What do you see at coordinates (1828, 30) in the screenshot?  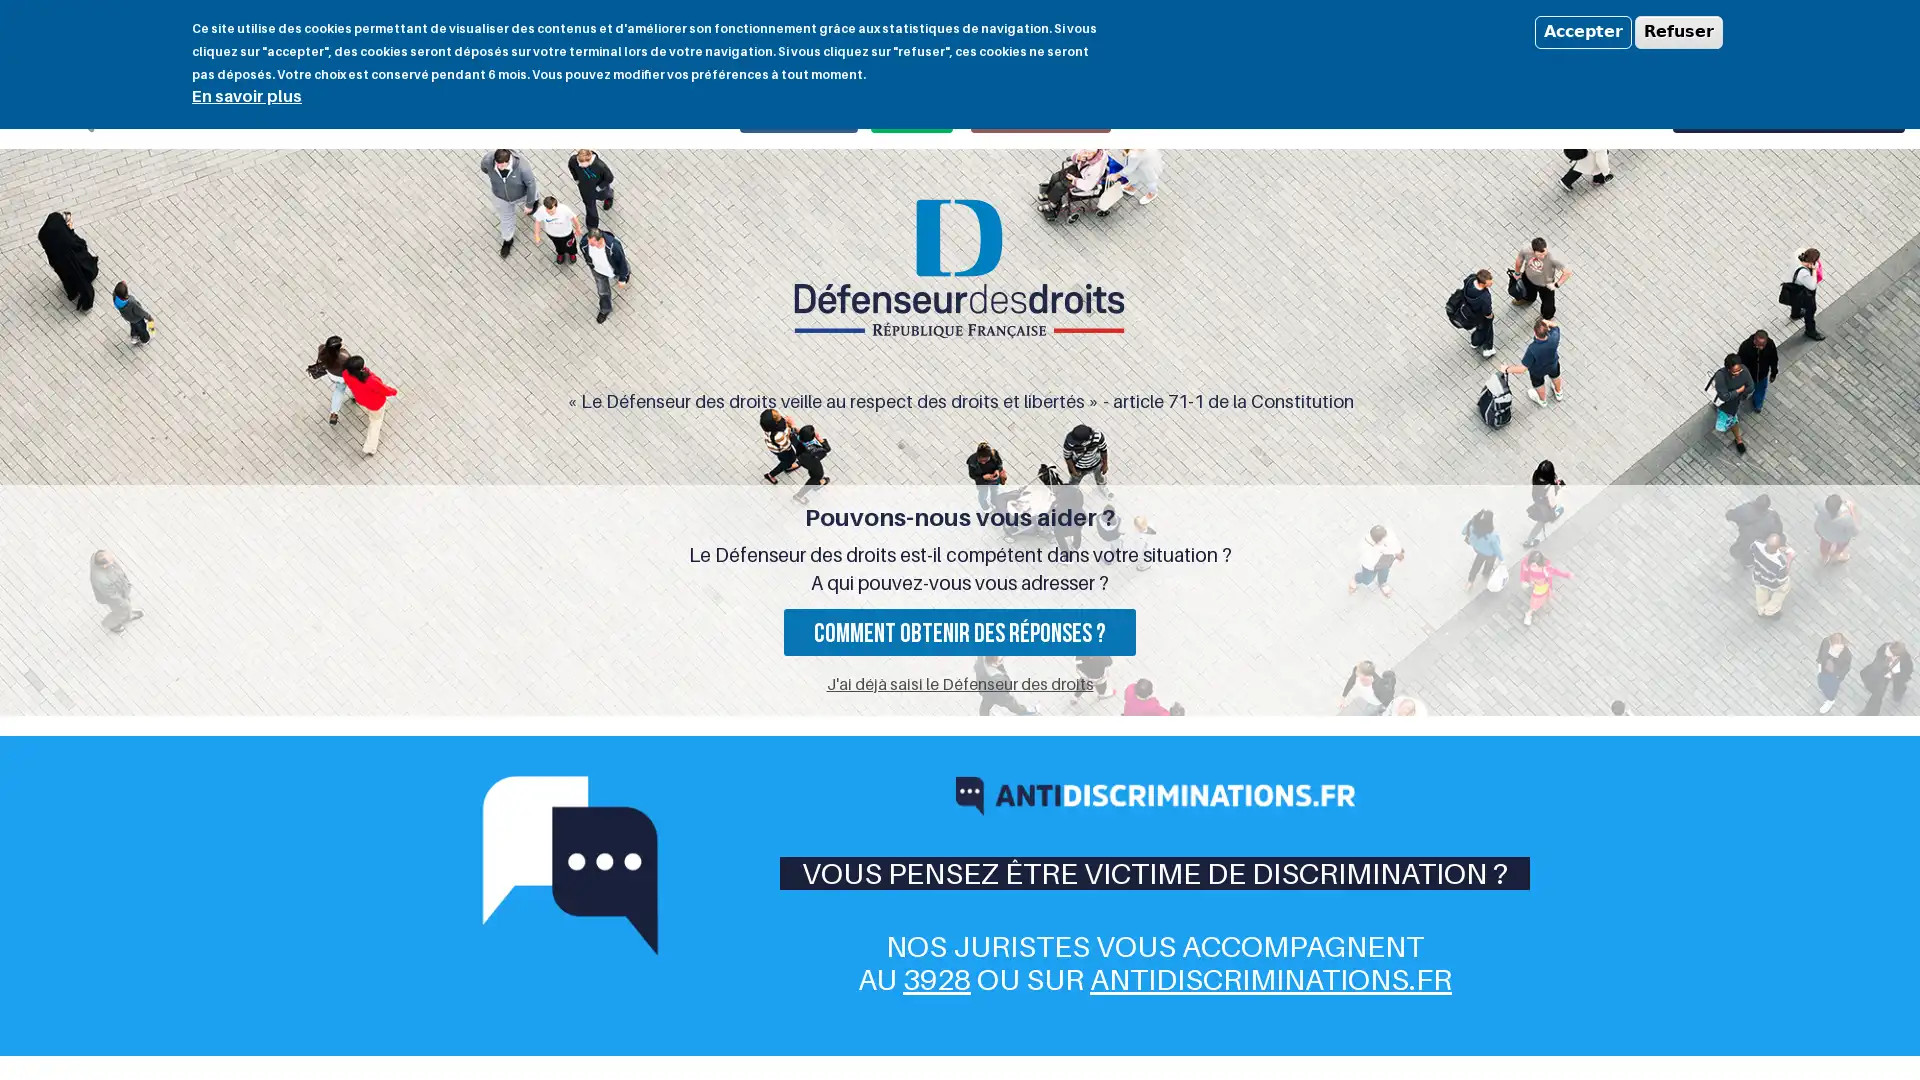 I see `FACIL'iti : Adaptez laffichage` at bounding box center [1828, 30].